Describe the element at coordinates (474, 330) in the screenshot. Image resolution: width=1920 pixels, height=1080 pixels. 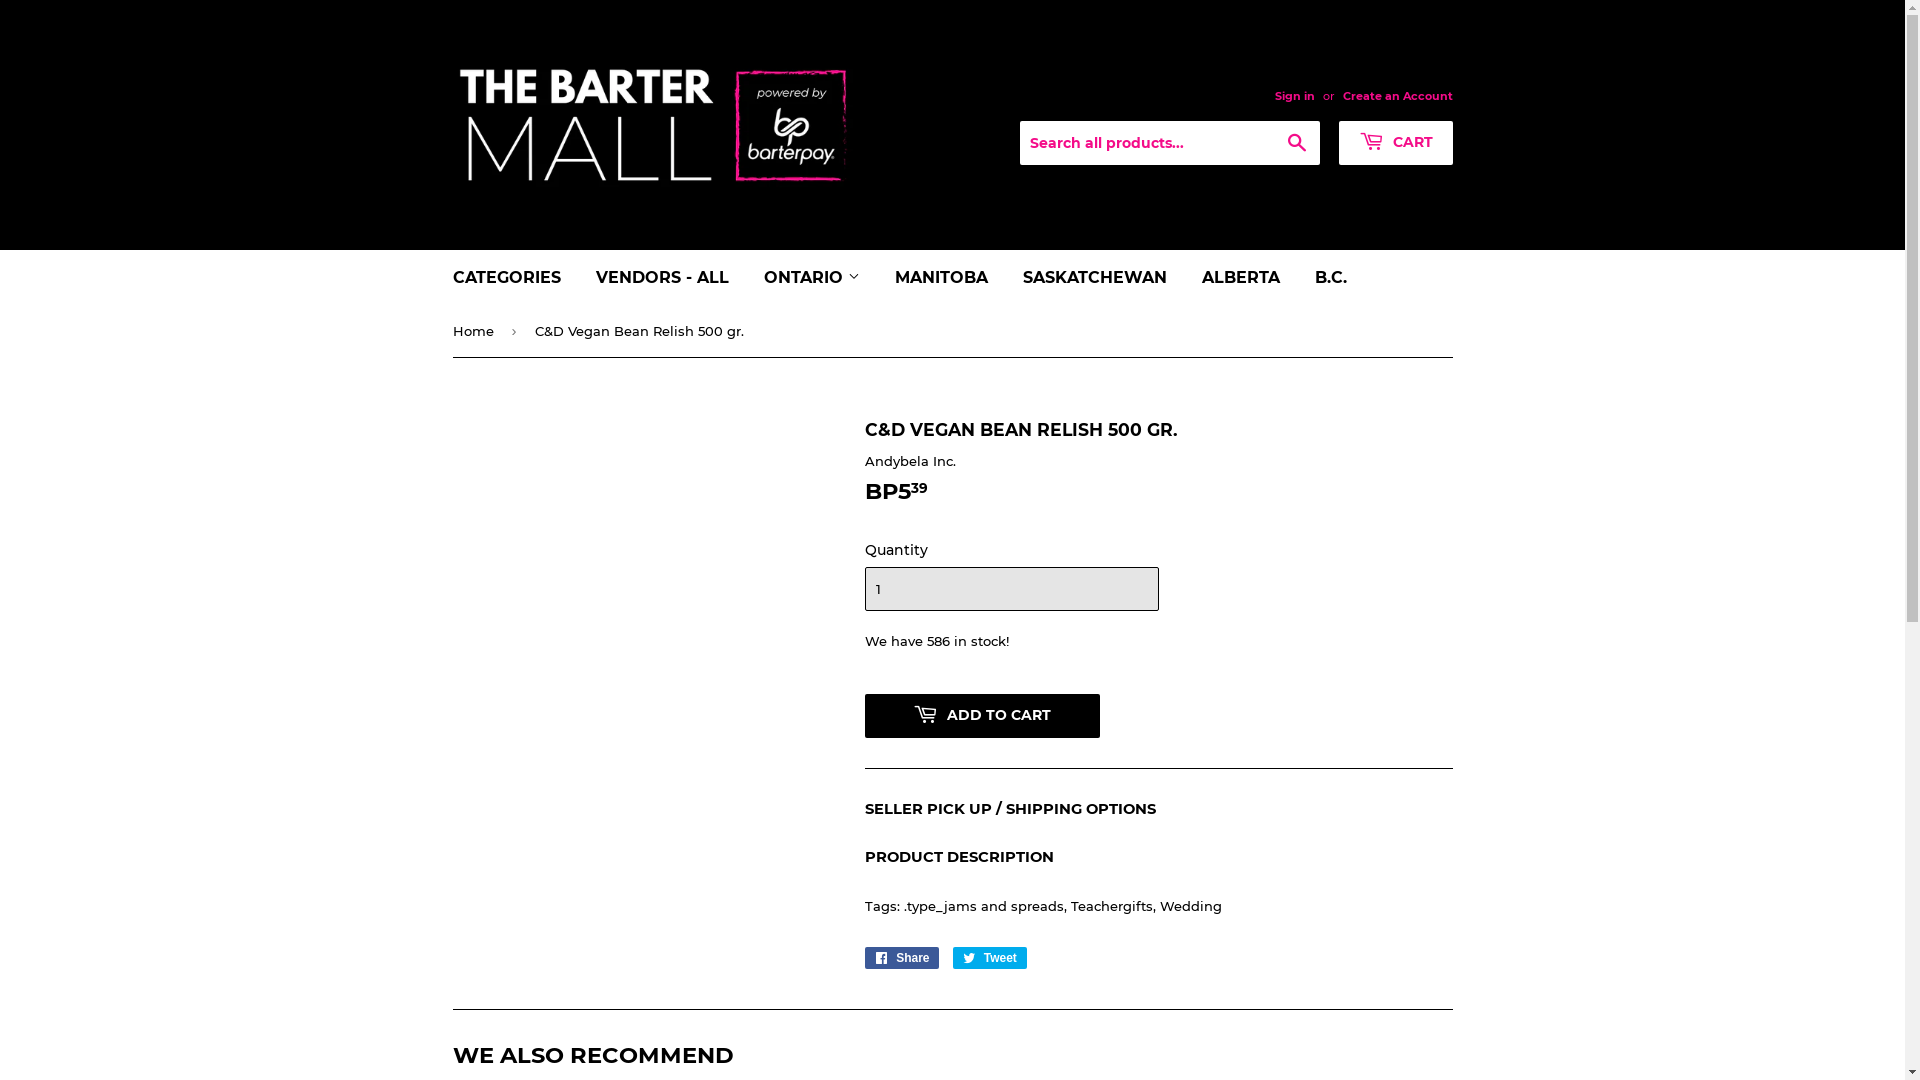
I see `'Home'` at that location.